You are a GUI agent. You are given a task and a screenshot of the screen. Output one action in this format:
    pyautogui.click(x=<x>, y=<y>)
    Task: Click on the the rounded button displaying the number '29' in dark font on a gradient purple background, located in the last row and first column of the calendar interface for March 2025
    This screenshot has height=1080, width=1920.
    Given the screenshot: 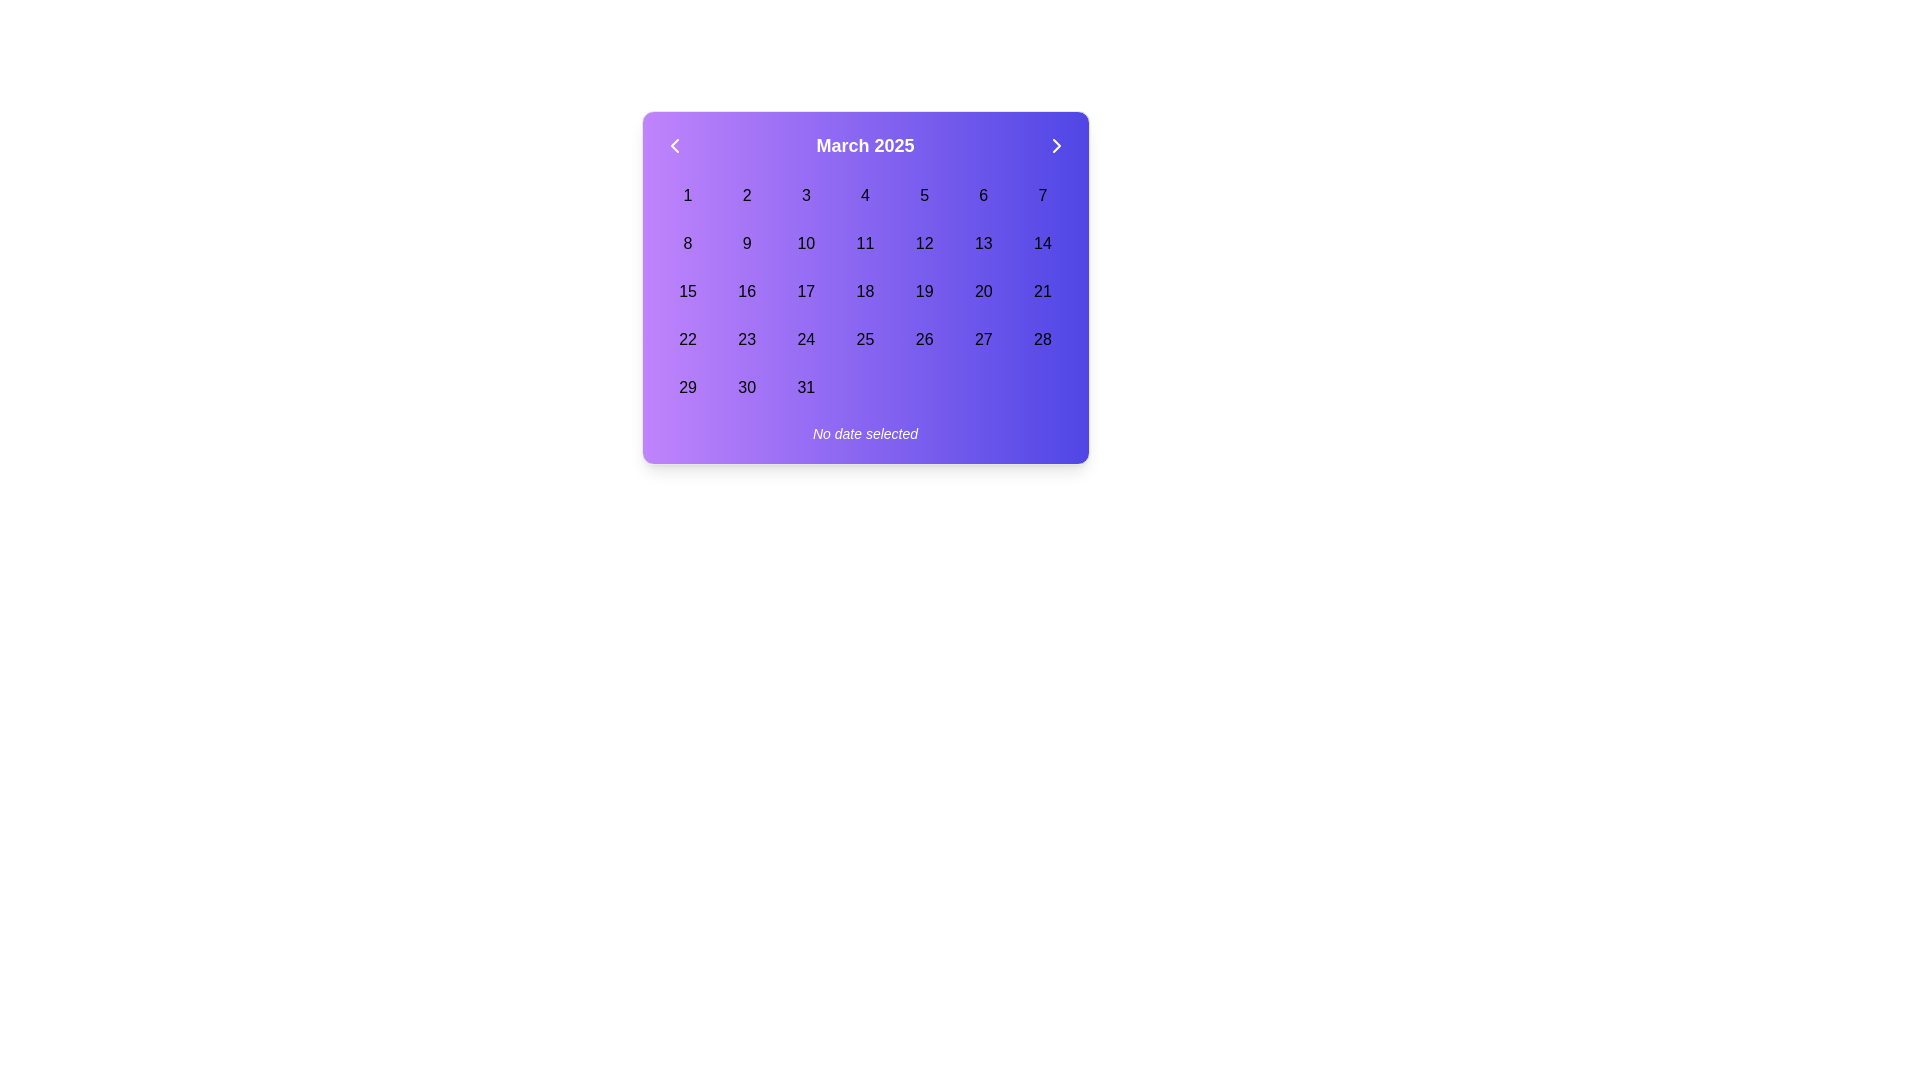 What is the action you would take?
    pyautogui.click(x=688, y=388)
    